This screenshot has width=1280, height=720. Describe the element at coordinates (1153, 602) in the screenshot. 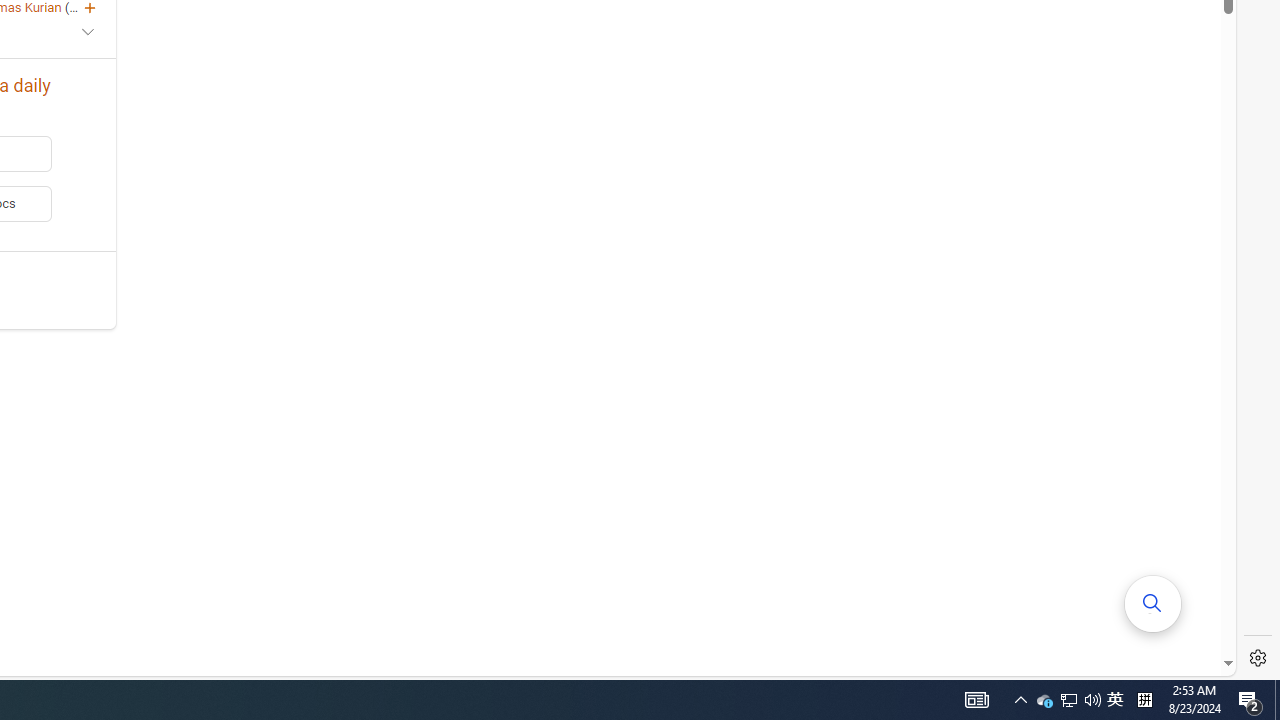

I see `'AutomationID: mfa_root'` at that location.